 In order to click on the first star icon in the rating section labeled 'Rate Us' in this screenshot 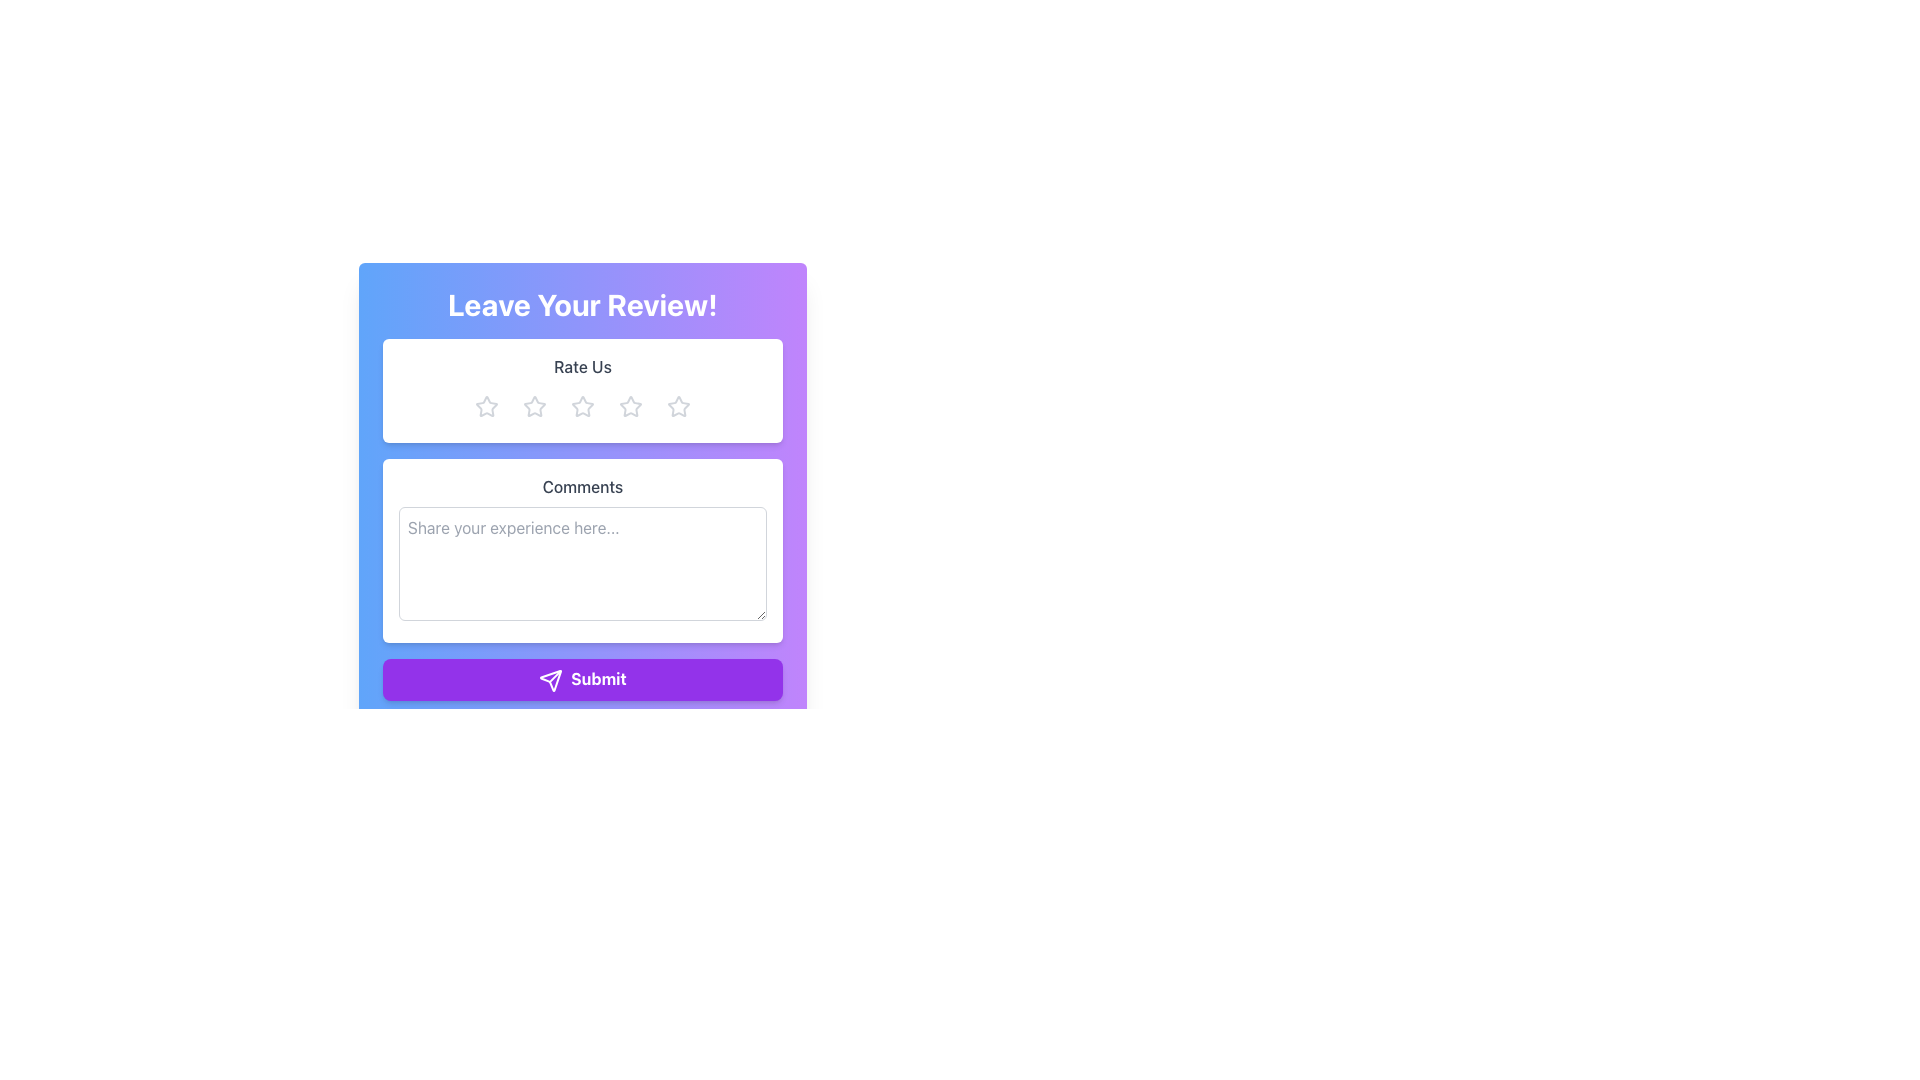, I will do `click(486, 405)`.